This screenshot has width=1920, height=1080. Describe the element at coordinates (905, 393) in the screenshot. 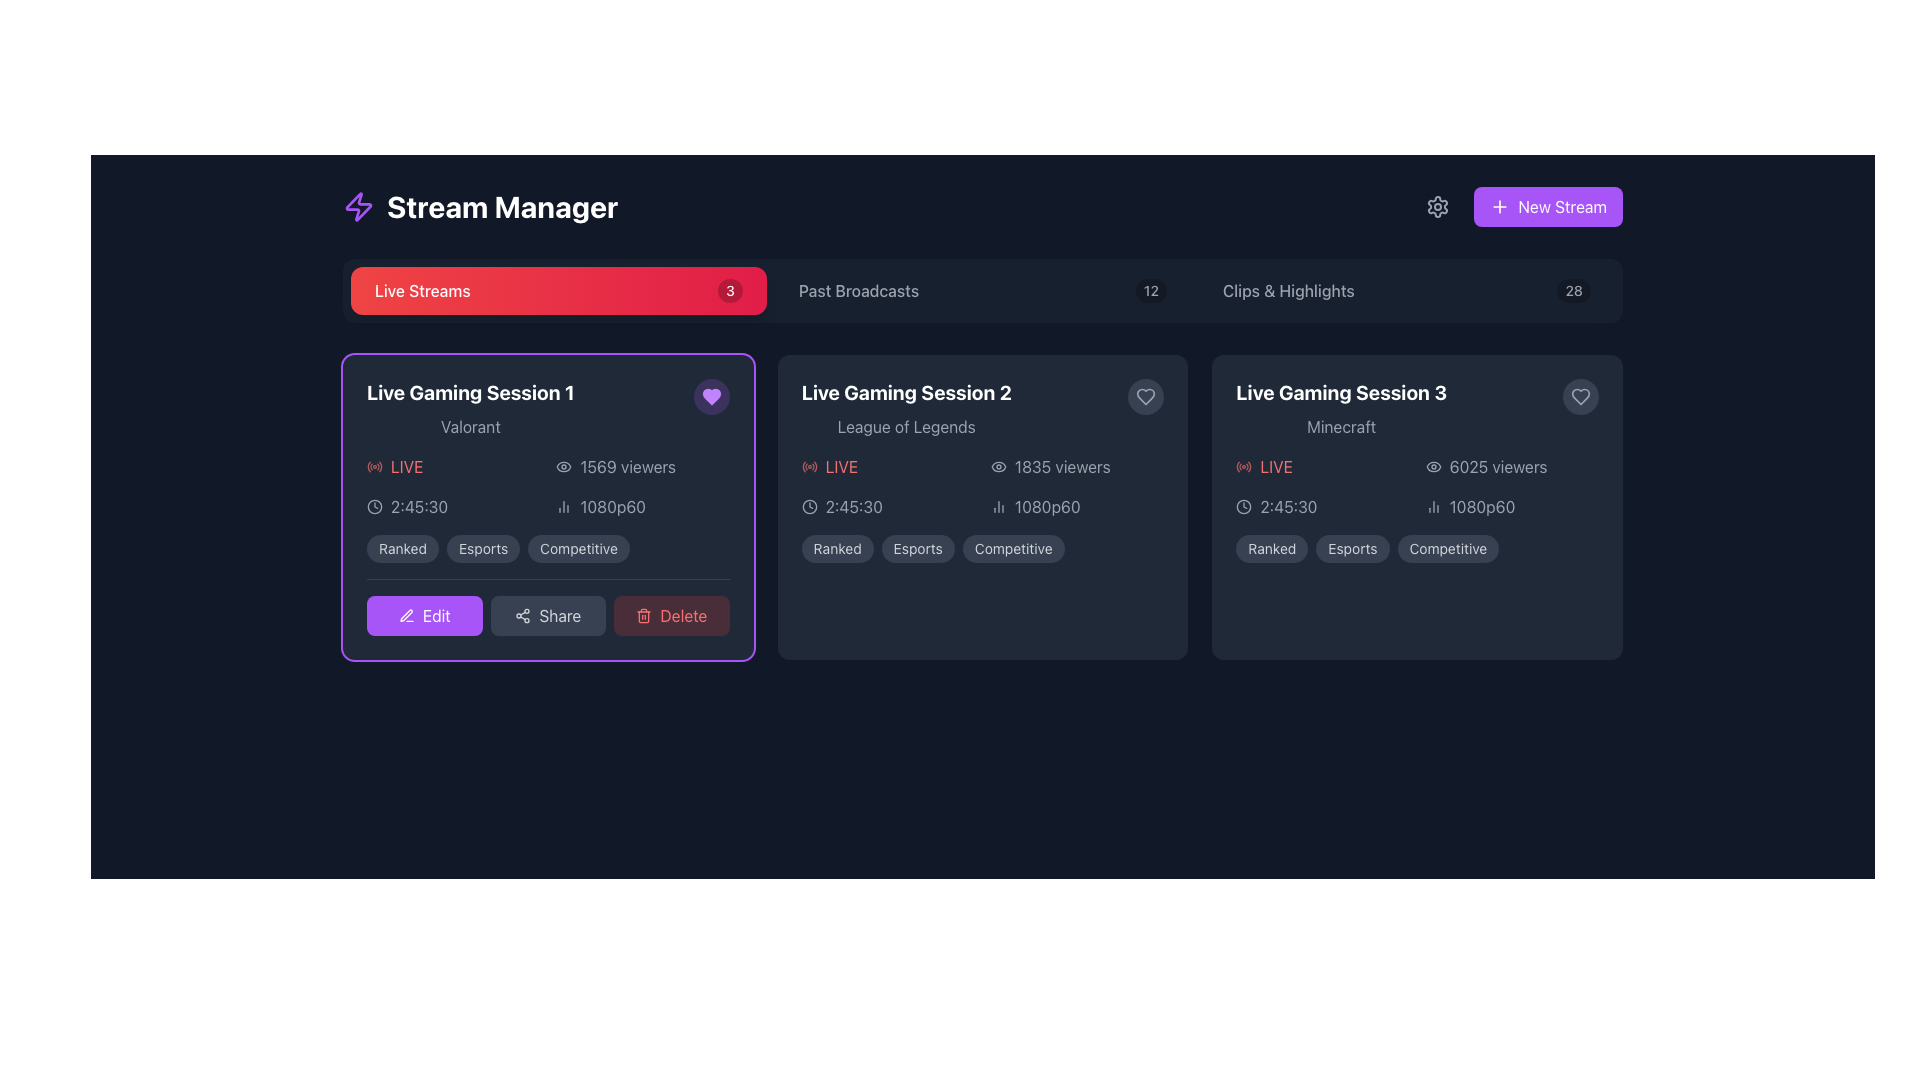

I see `the title text block for the gaming session located in the second card from the left, which is positioned above the smaller gray text reading 'League of Legends'` at that location.